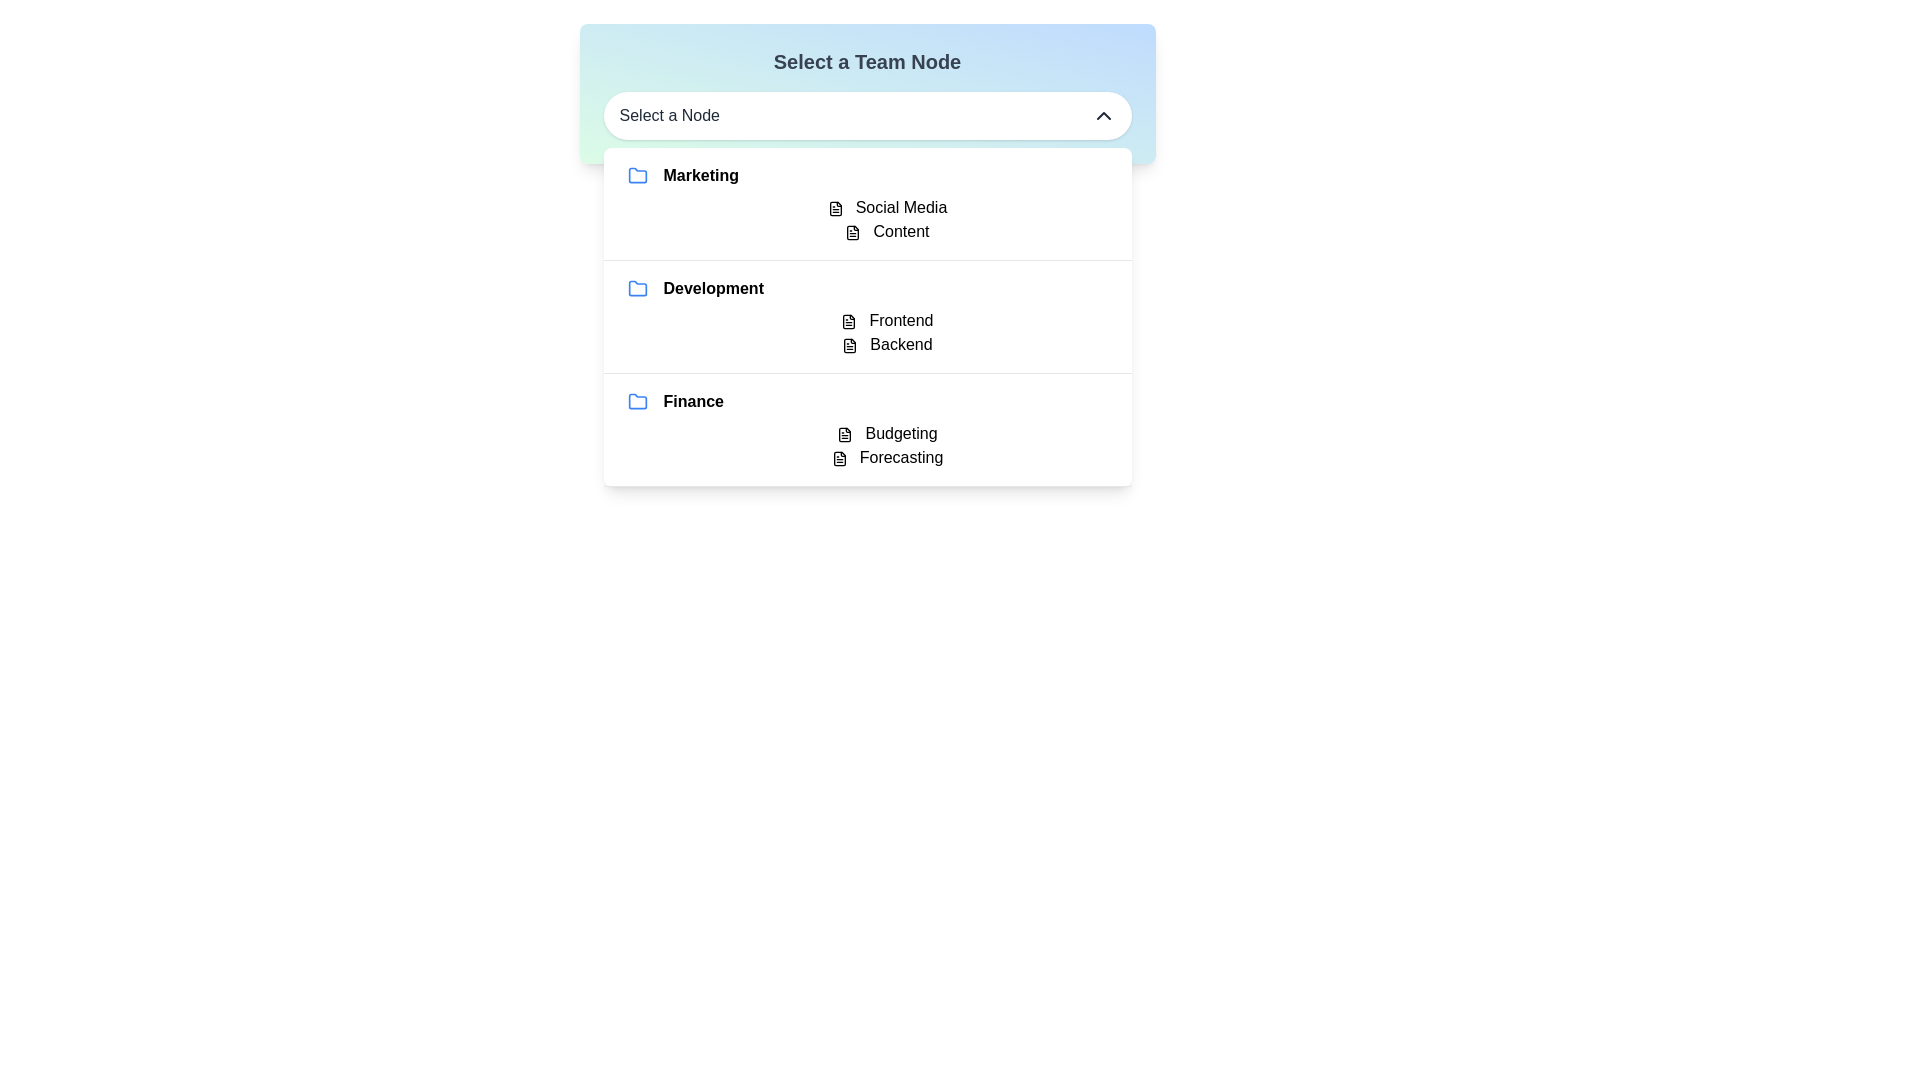 The width and height of the screenshot is (1920, 1080). Describe the element at coordinates (886, 433) in the screenshot. I see `the clickable text label displaying 'Budgeting' with a document icon, located in the 'Finance' section of the dropdown menu` at that location.